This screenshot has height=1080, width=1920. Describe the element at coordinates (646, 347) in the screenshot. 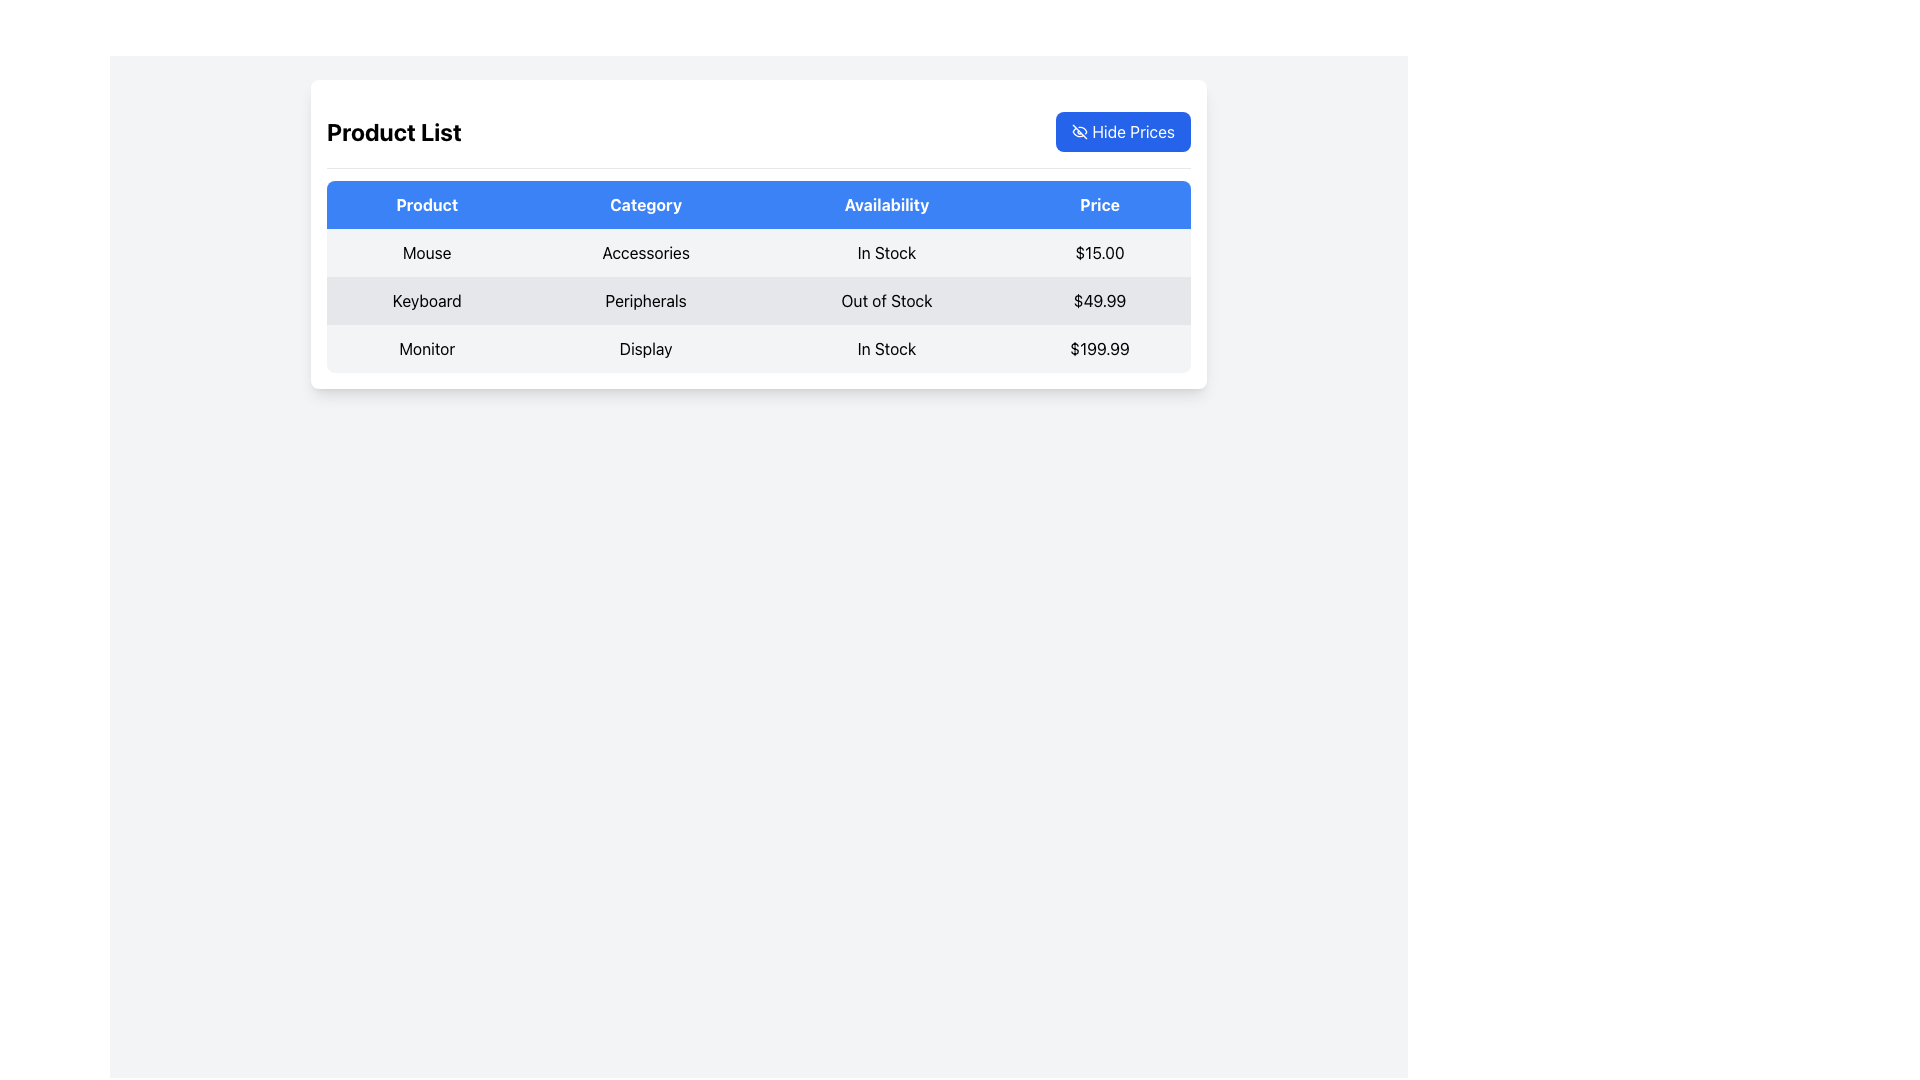

I see `the text element displaying 'Display' in black font, located under the 'Category' column of the 'Monitor' product row` at that location.